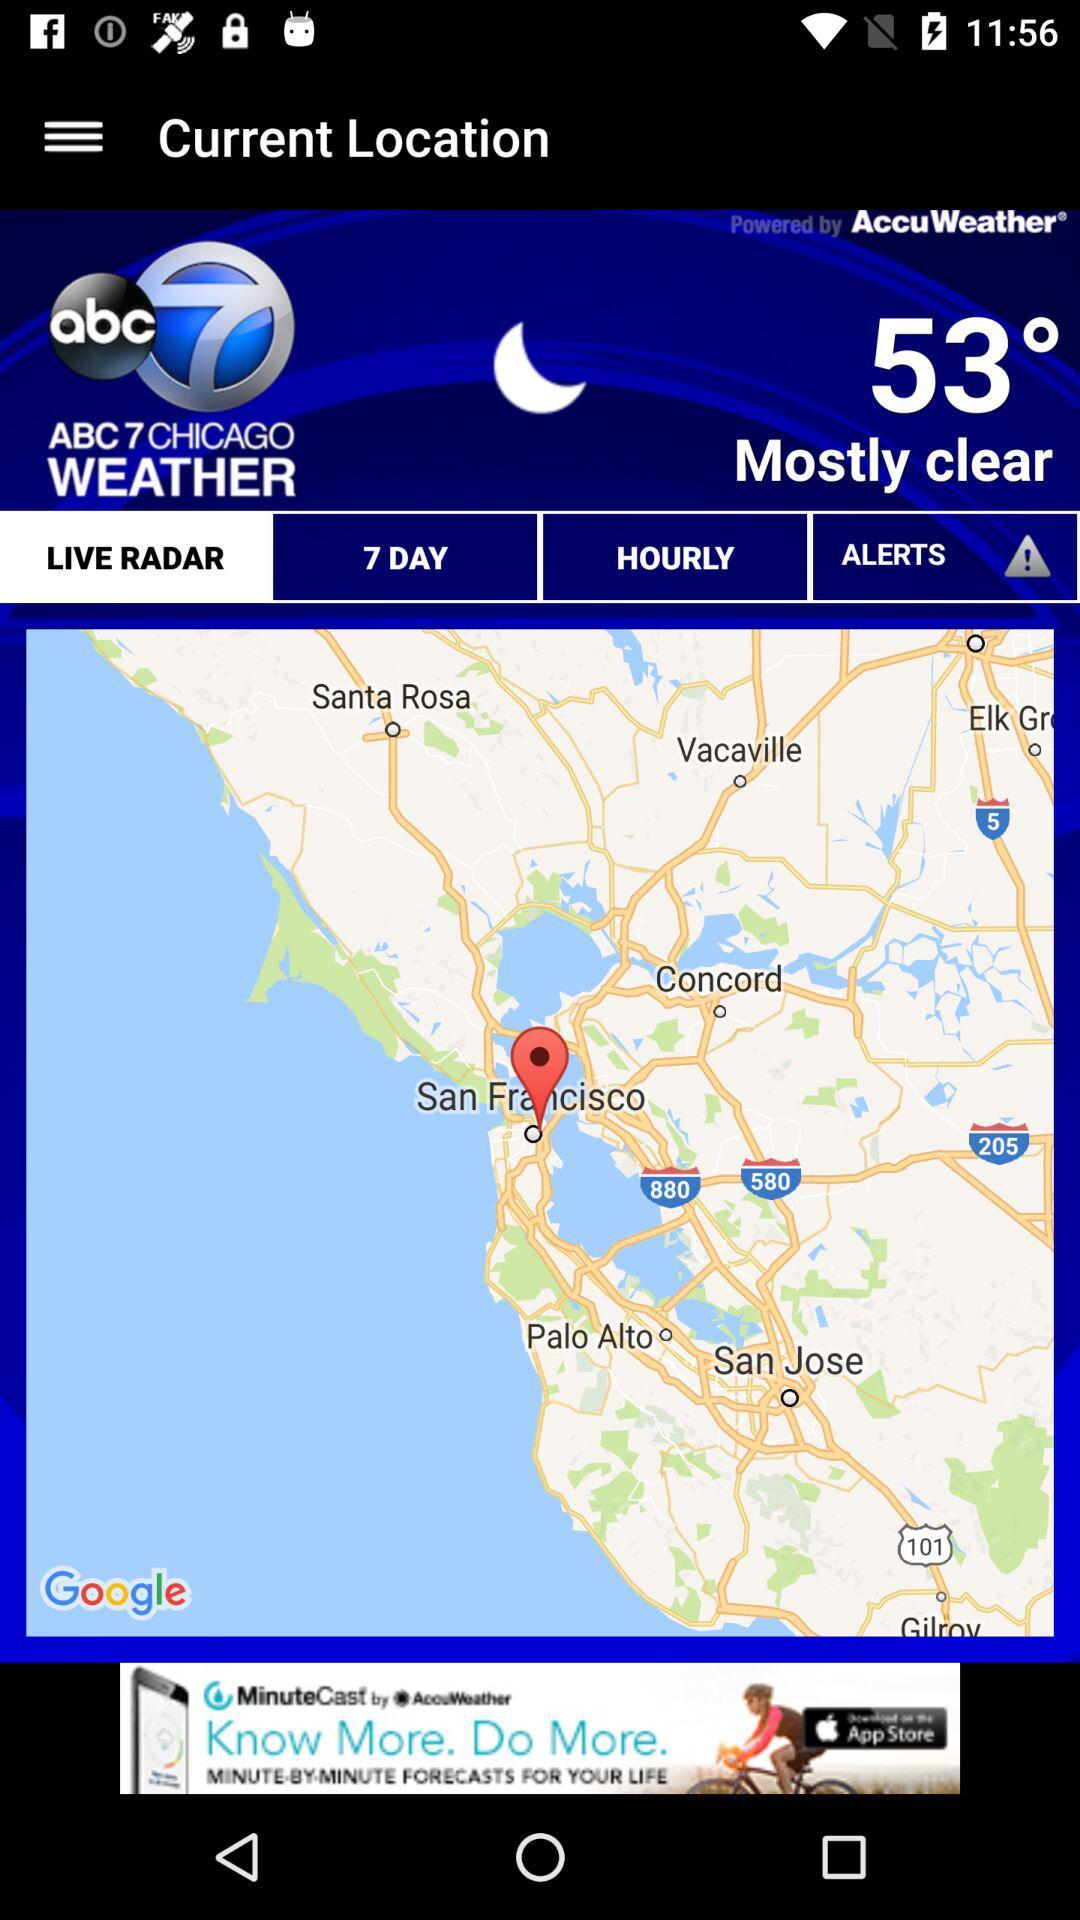  I want to click on moon icon before 53, so click(540, 367).